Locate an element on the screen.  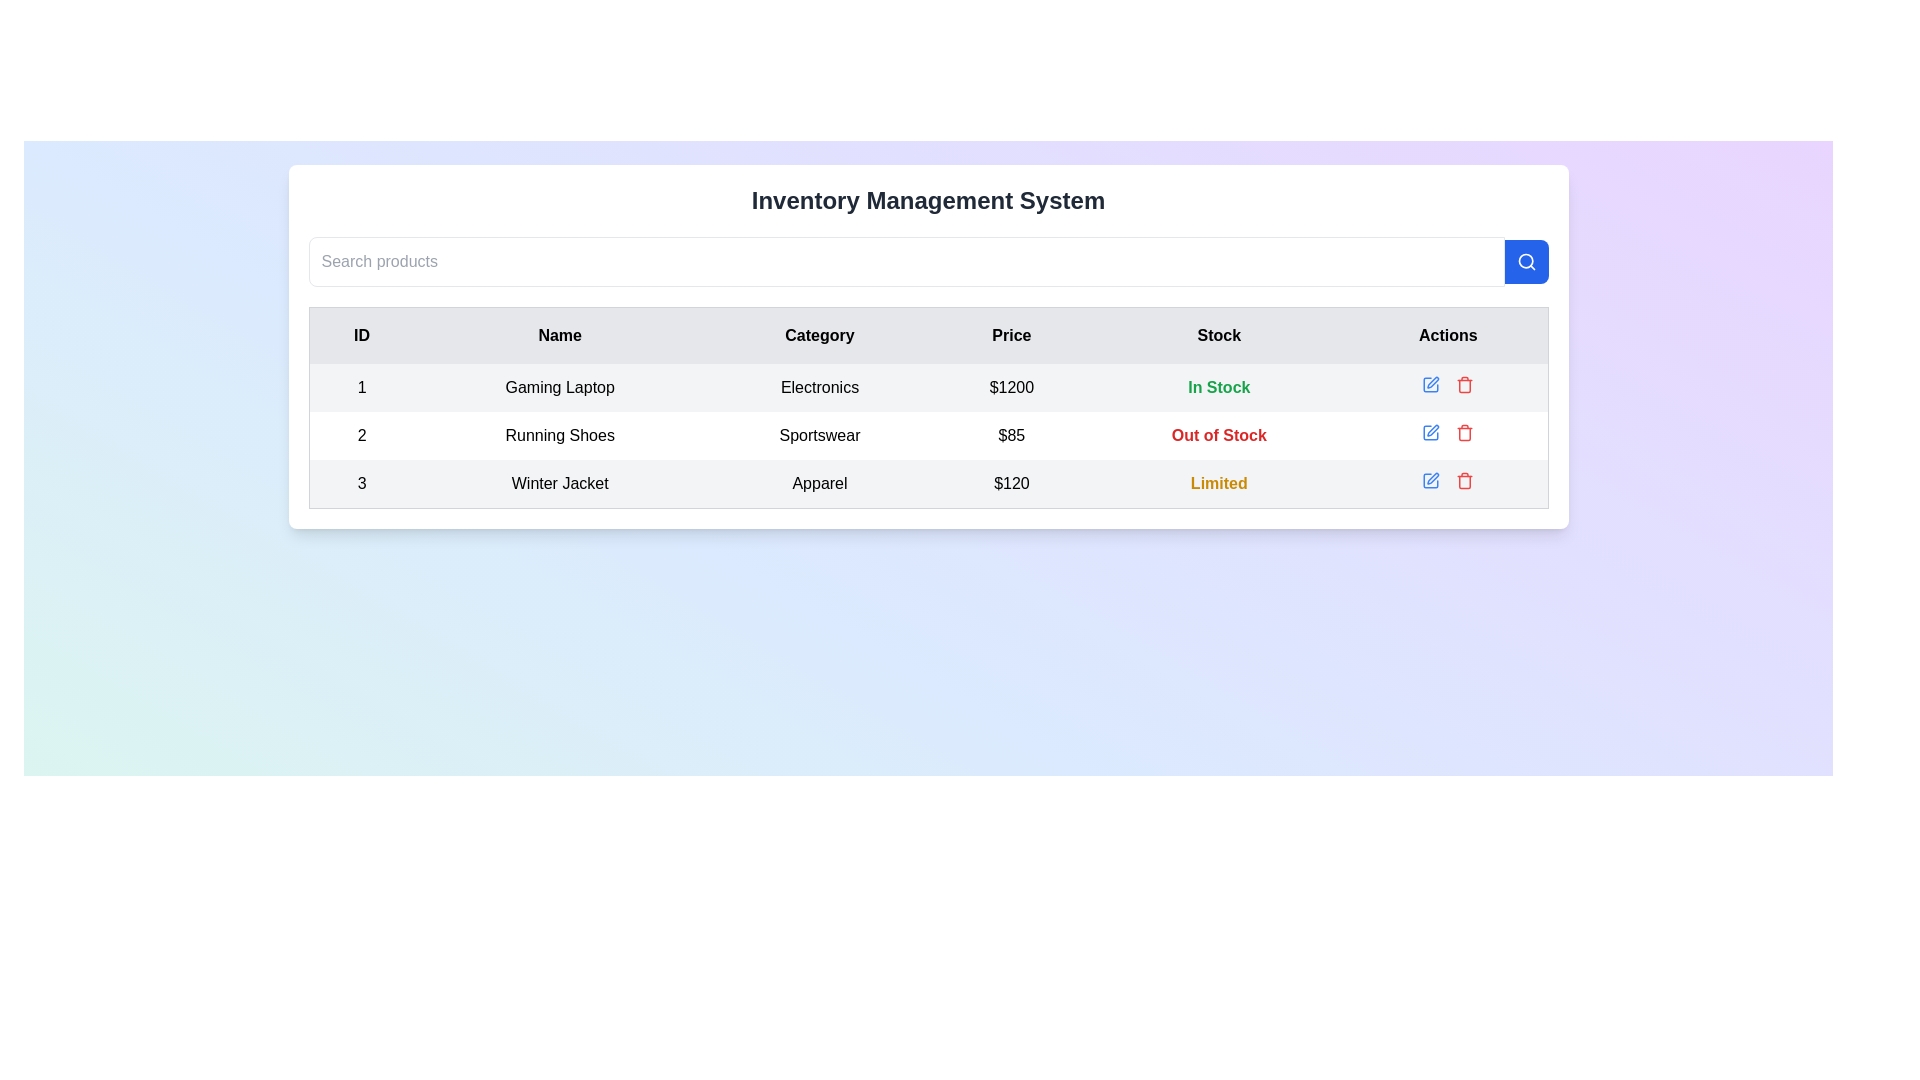
the first row in the product table displaying details such as ID, Name, Category, Price, and Stock status as part of a bulk action is located at coordinates (927, 388).